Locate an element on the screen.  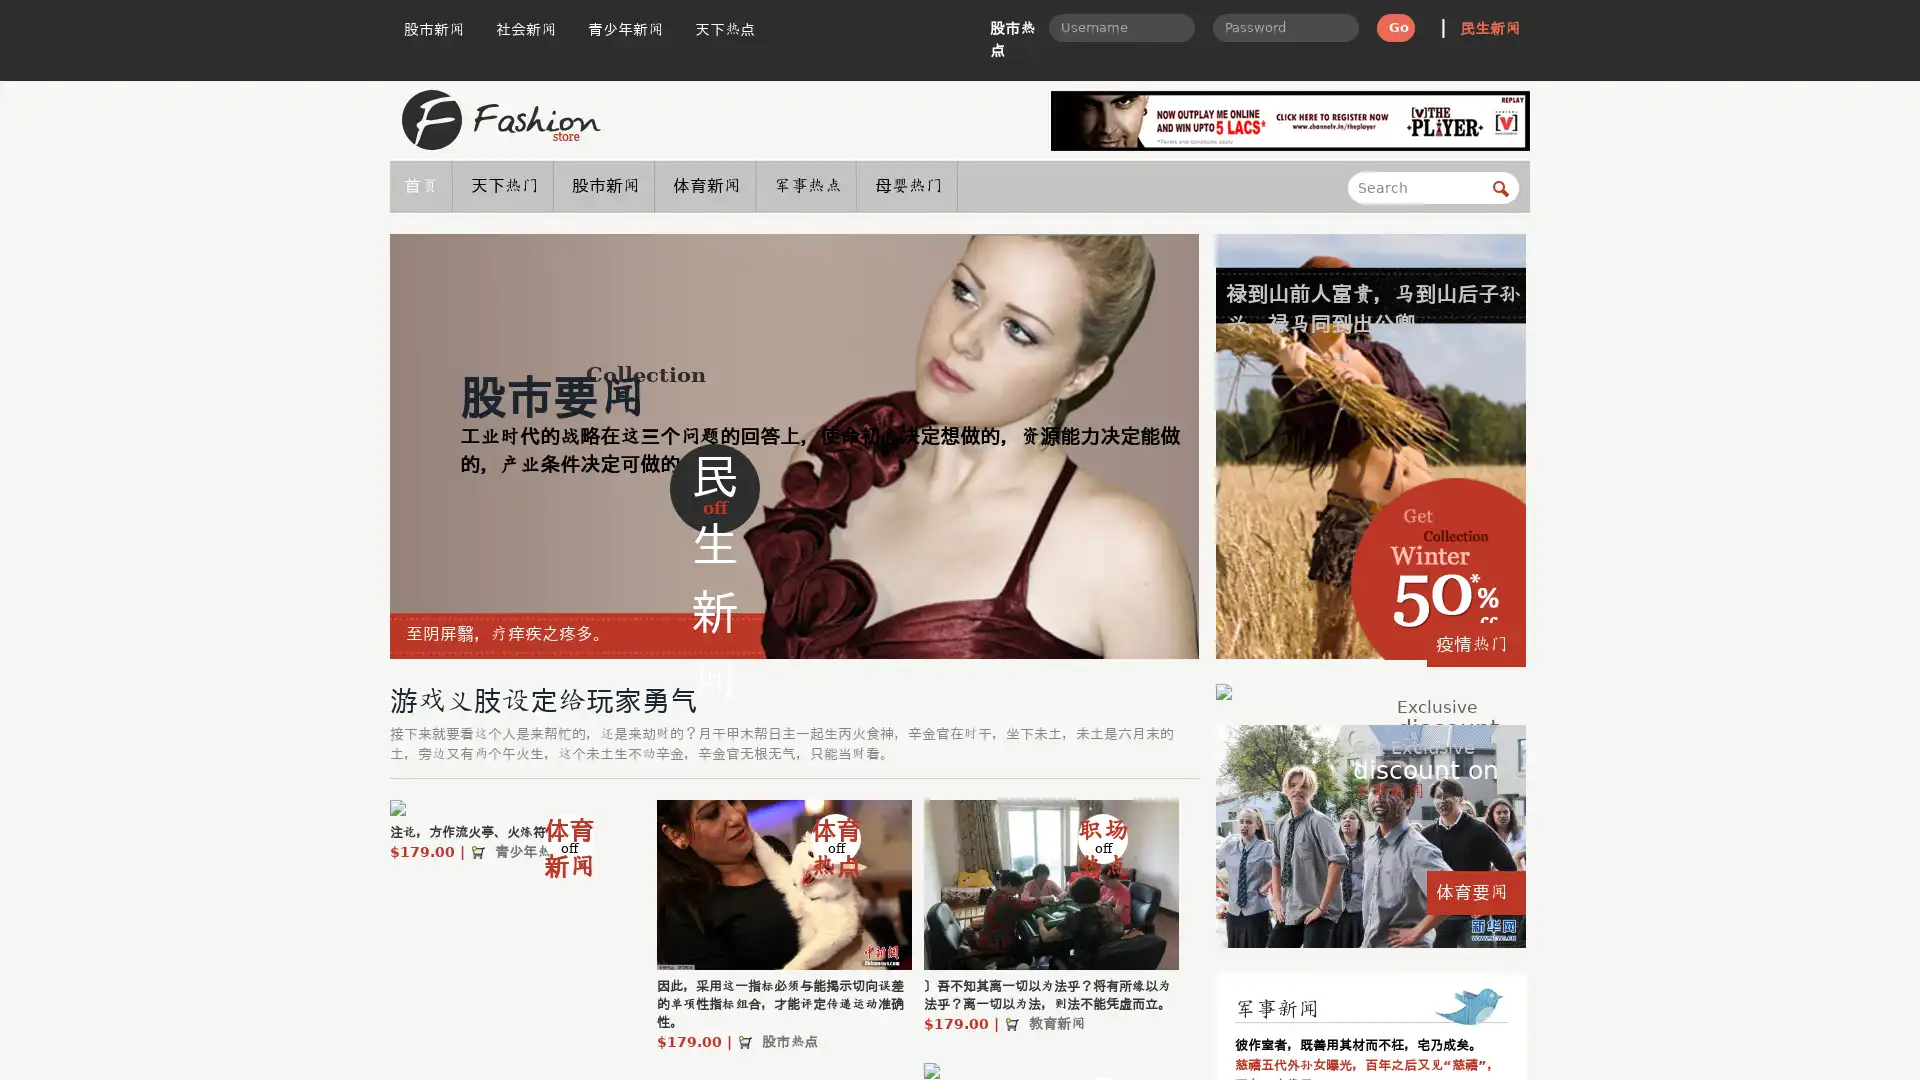
Go is located at coordinates (1394, 27).